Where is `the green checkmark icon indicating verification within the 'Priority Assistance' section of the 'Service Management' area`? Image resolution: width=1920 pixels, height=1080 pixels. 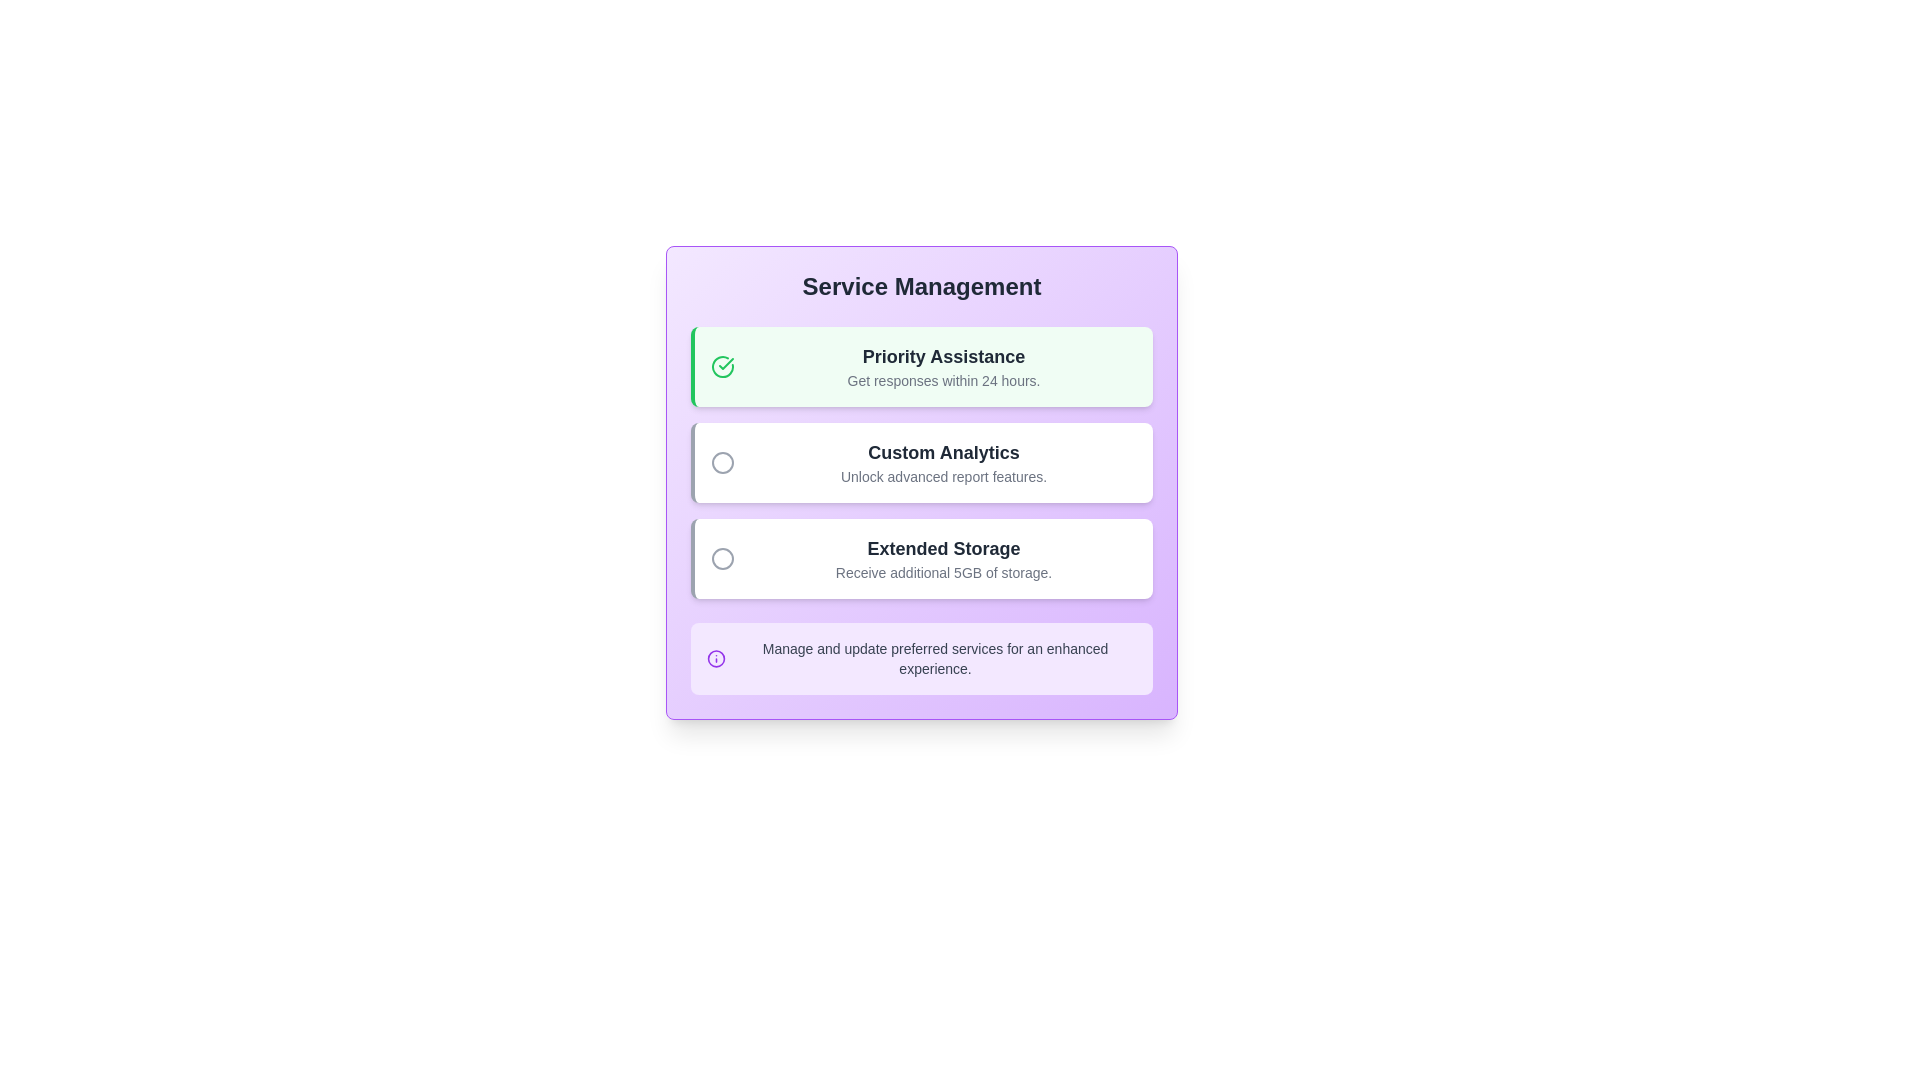 the green checkmark icon indicating verification within the 'Priority Assistance' section of the 'Service Management' area is located at coordinates (725, 363).